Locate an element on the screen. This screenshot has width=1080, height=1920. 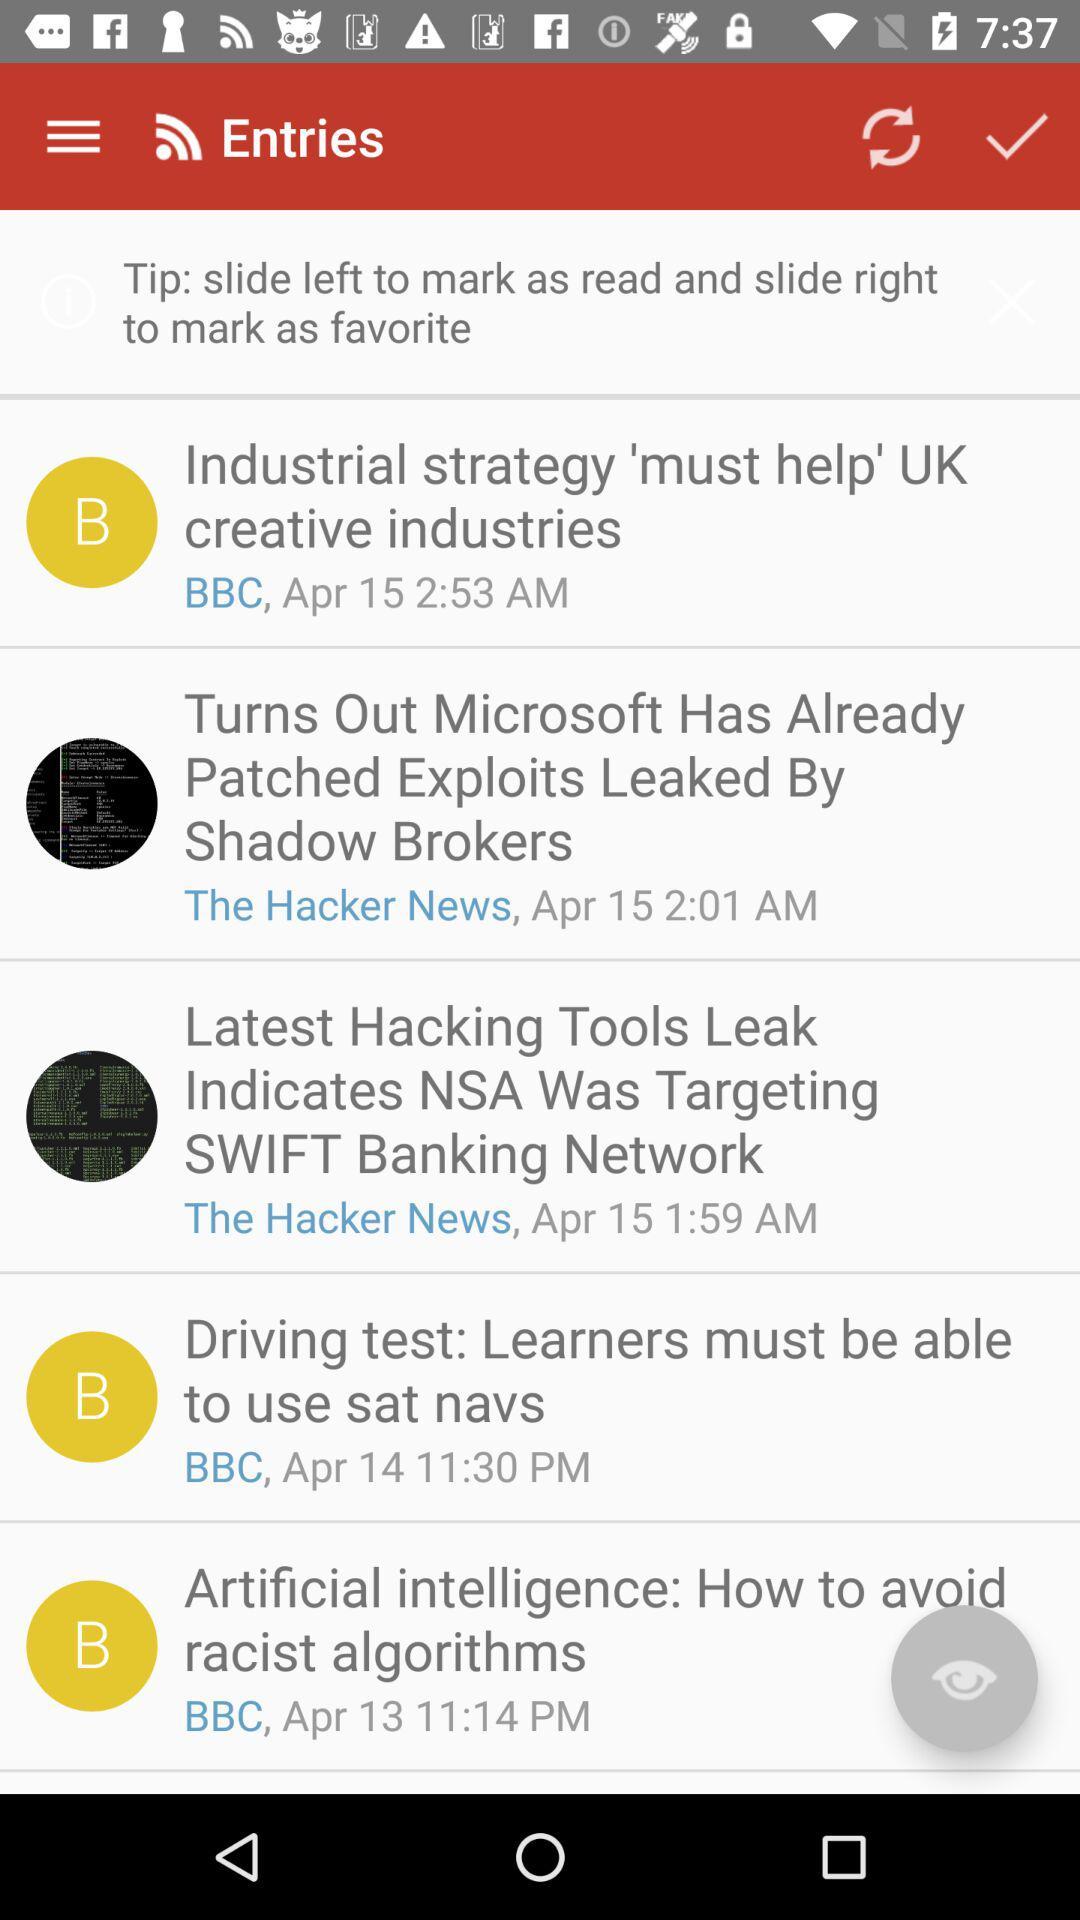
the icon below the bbc apr 14 item is located at coordinates (611, 1617).